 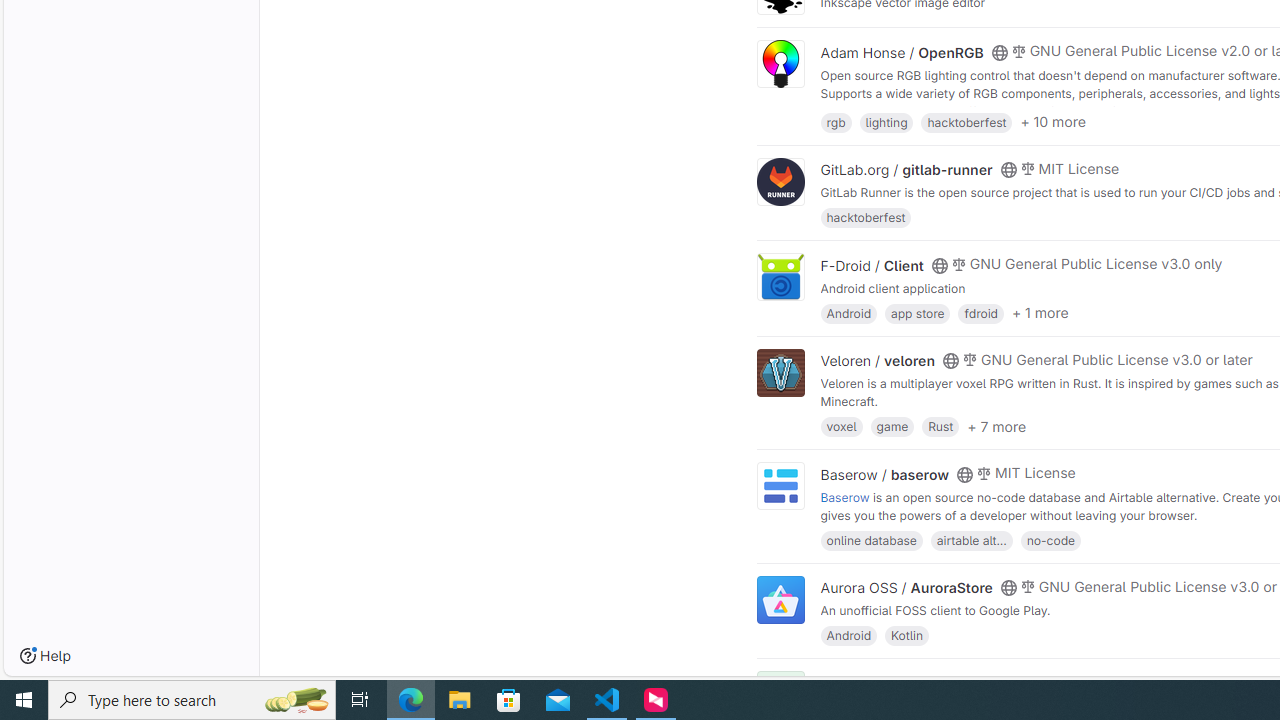 What do you see at coordinates (939, 425) in the screenshot?
I see `'Rust'` at bounding box center [939, 425].